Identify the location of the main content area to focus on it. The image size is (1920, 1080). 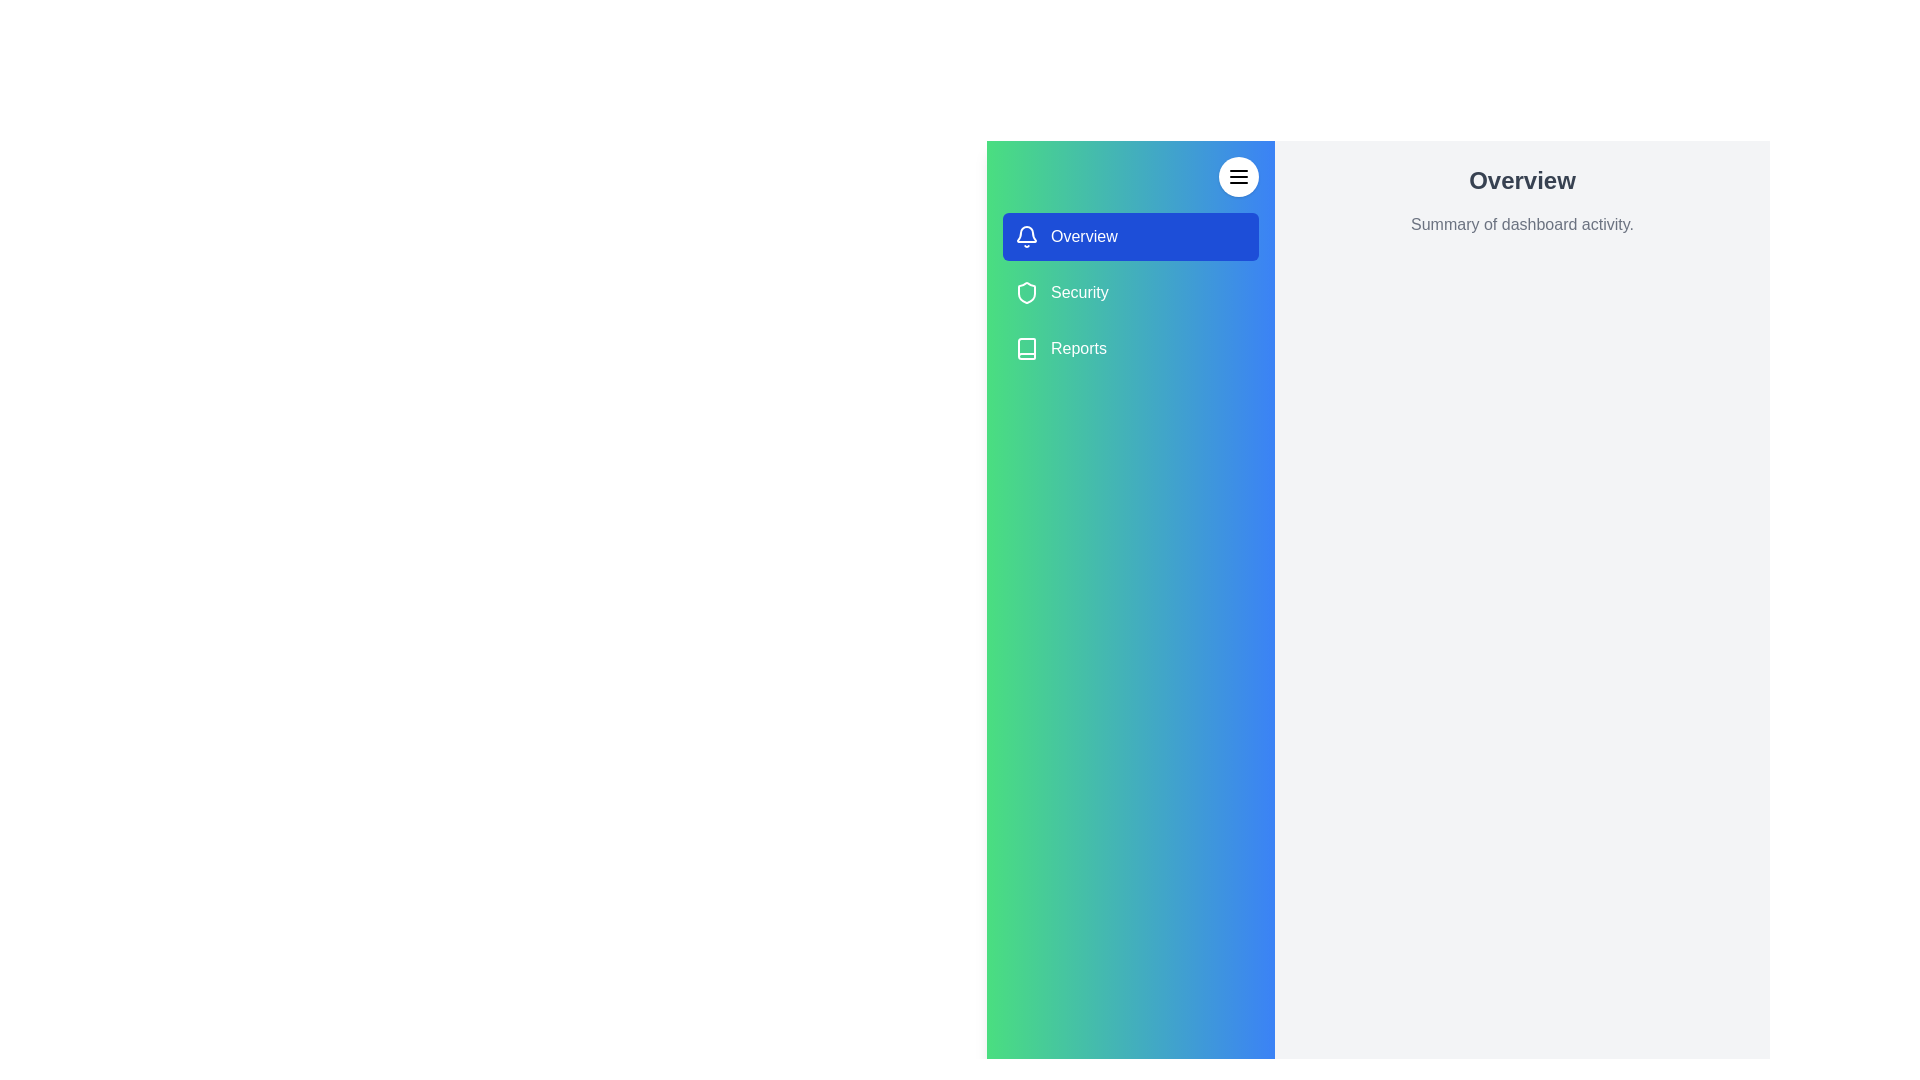
(1520, 680).